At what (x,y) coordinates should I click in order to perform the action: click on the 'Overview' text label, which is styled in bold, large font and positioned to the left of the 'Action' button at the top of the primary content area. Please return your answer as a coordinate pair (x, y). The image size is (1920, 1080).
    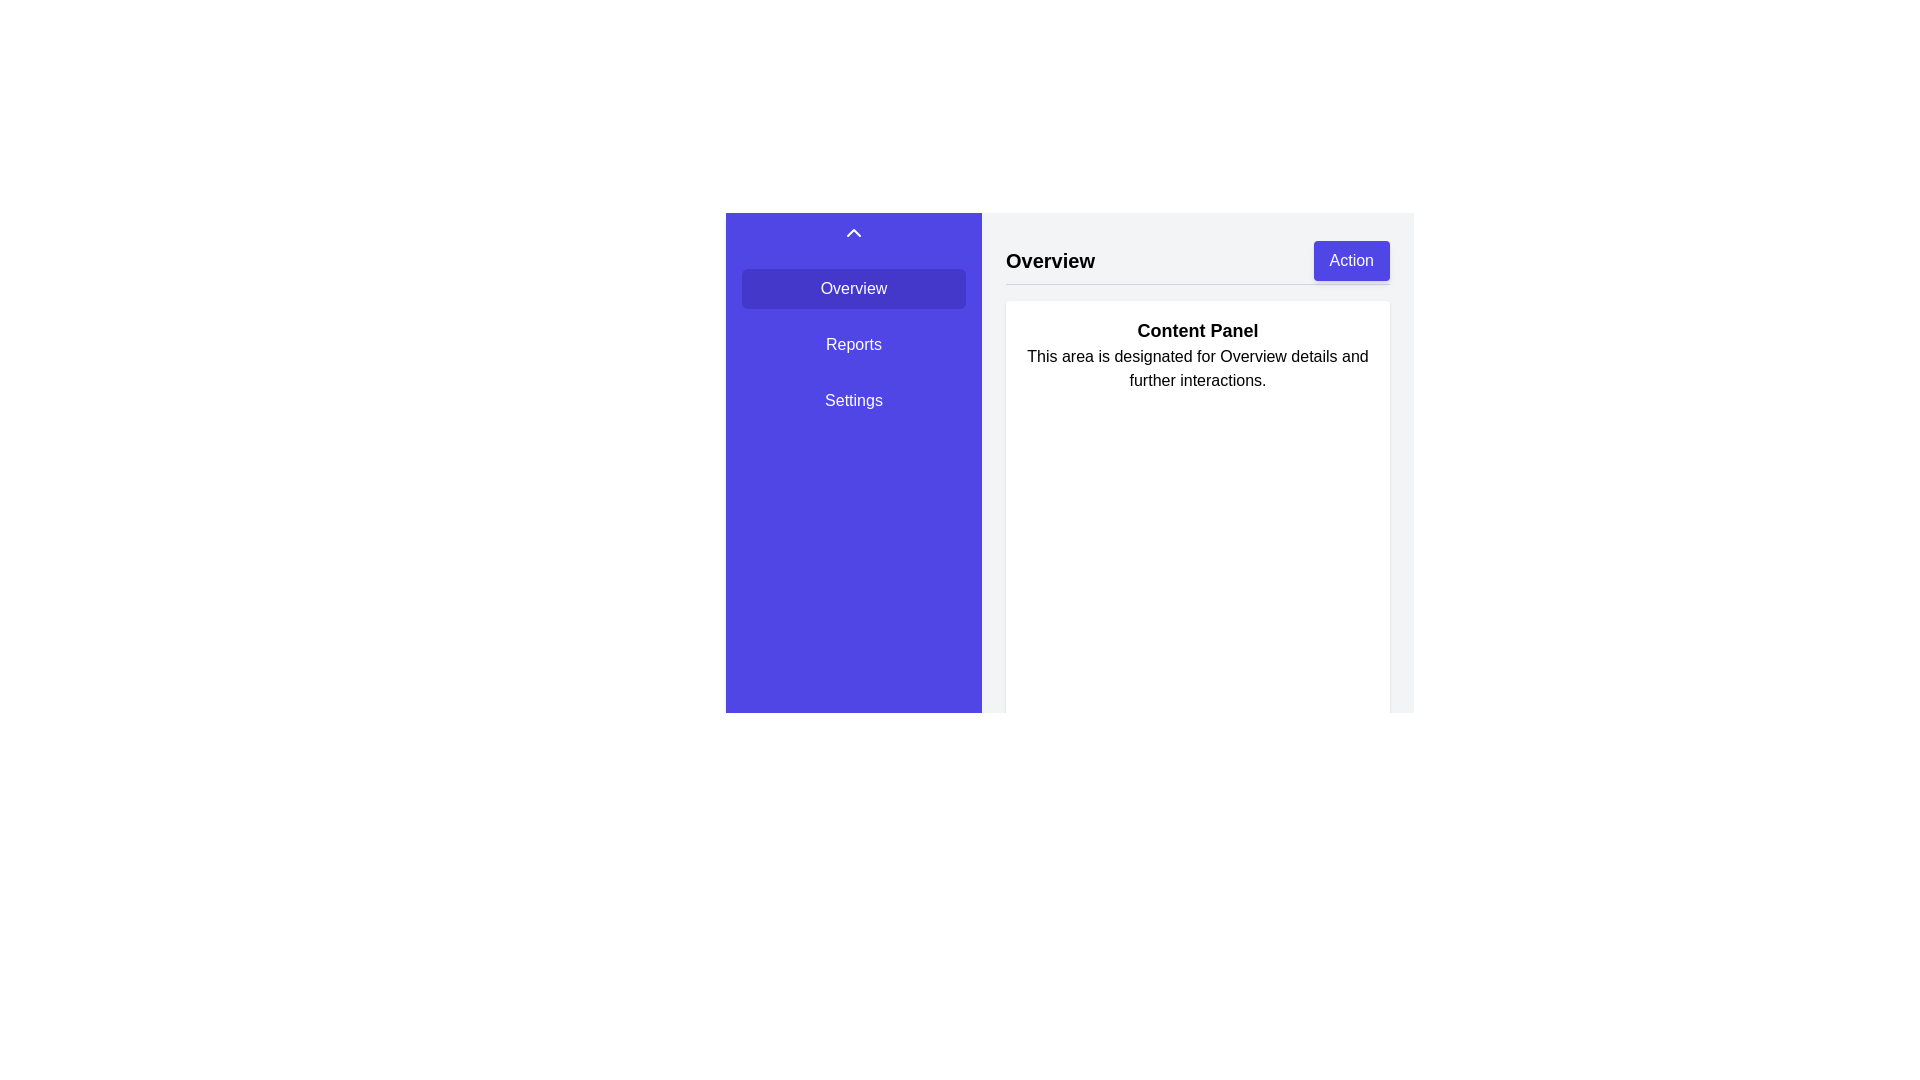
    Looking at the image, I should click on (1049, 259).